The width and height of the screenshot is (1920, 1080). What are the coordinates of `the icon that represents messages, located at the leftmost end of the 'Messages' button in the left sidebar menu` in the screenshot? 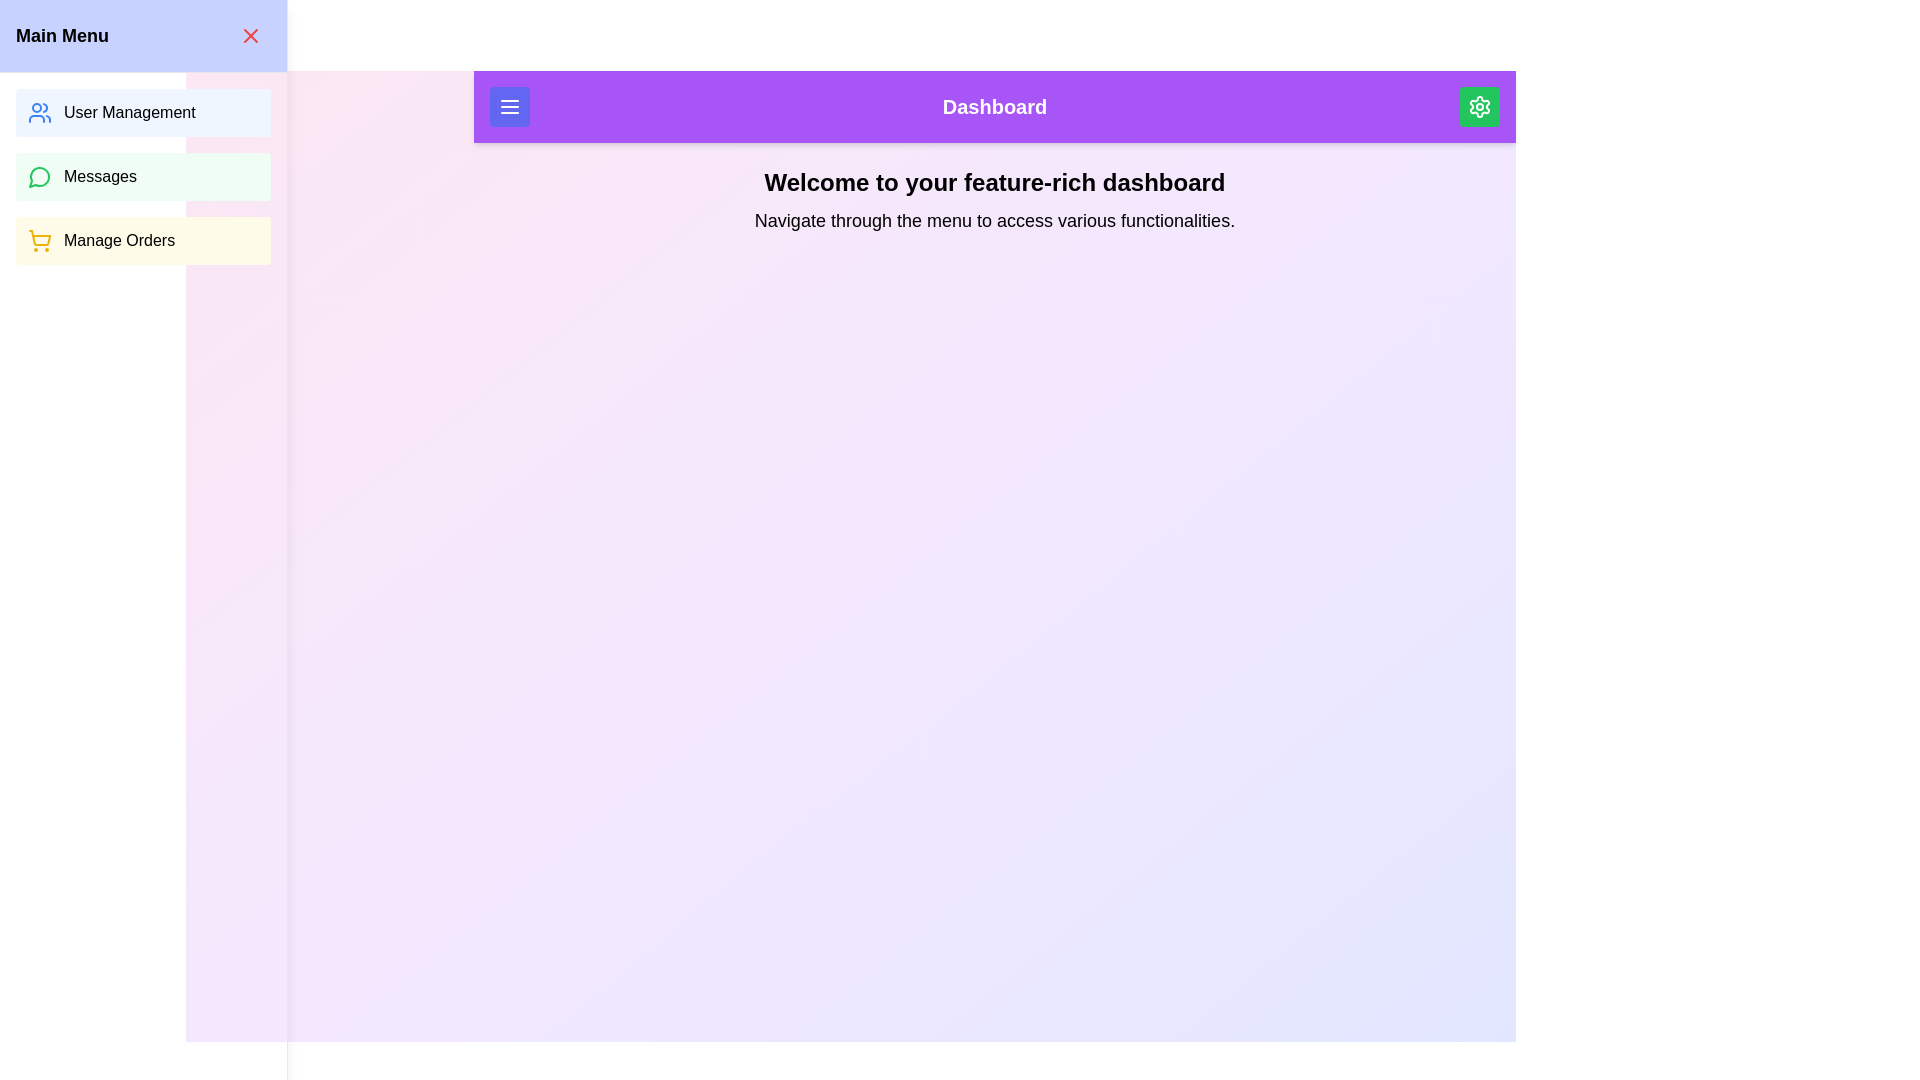 It's located at (39, 176).